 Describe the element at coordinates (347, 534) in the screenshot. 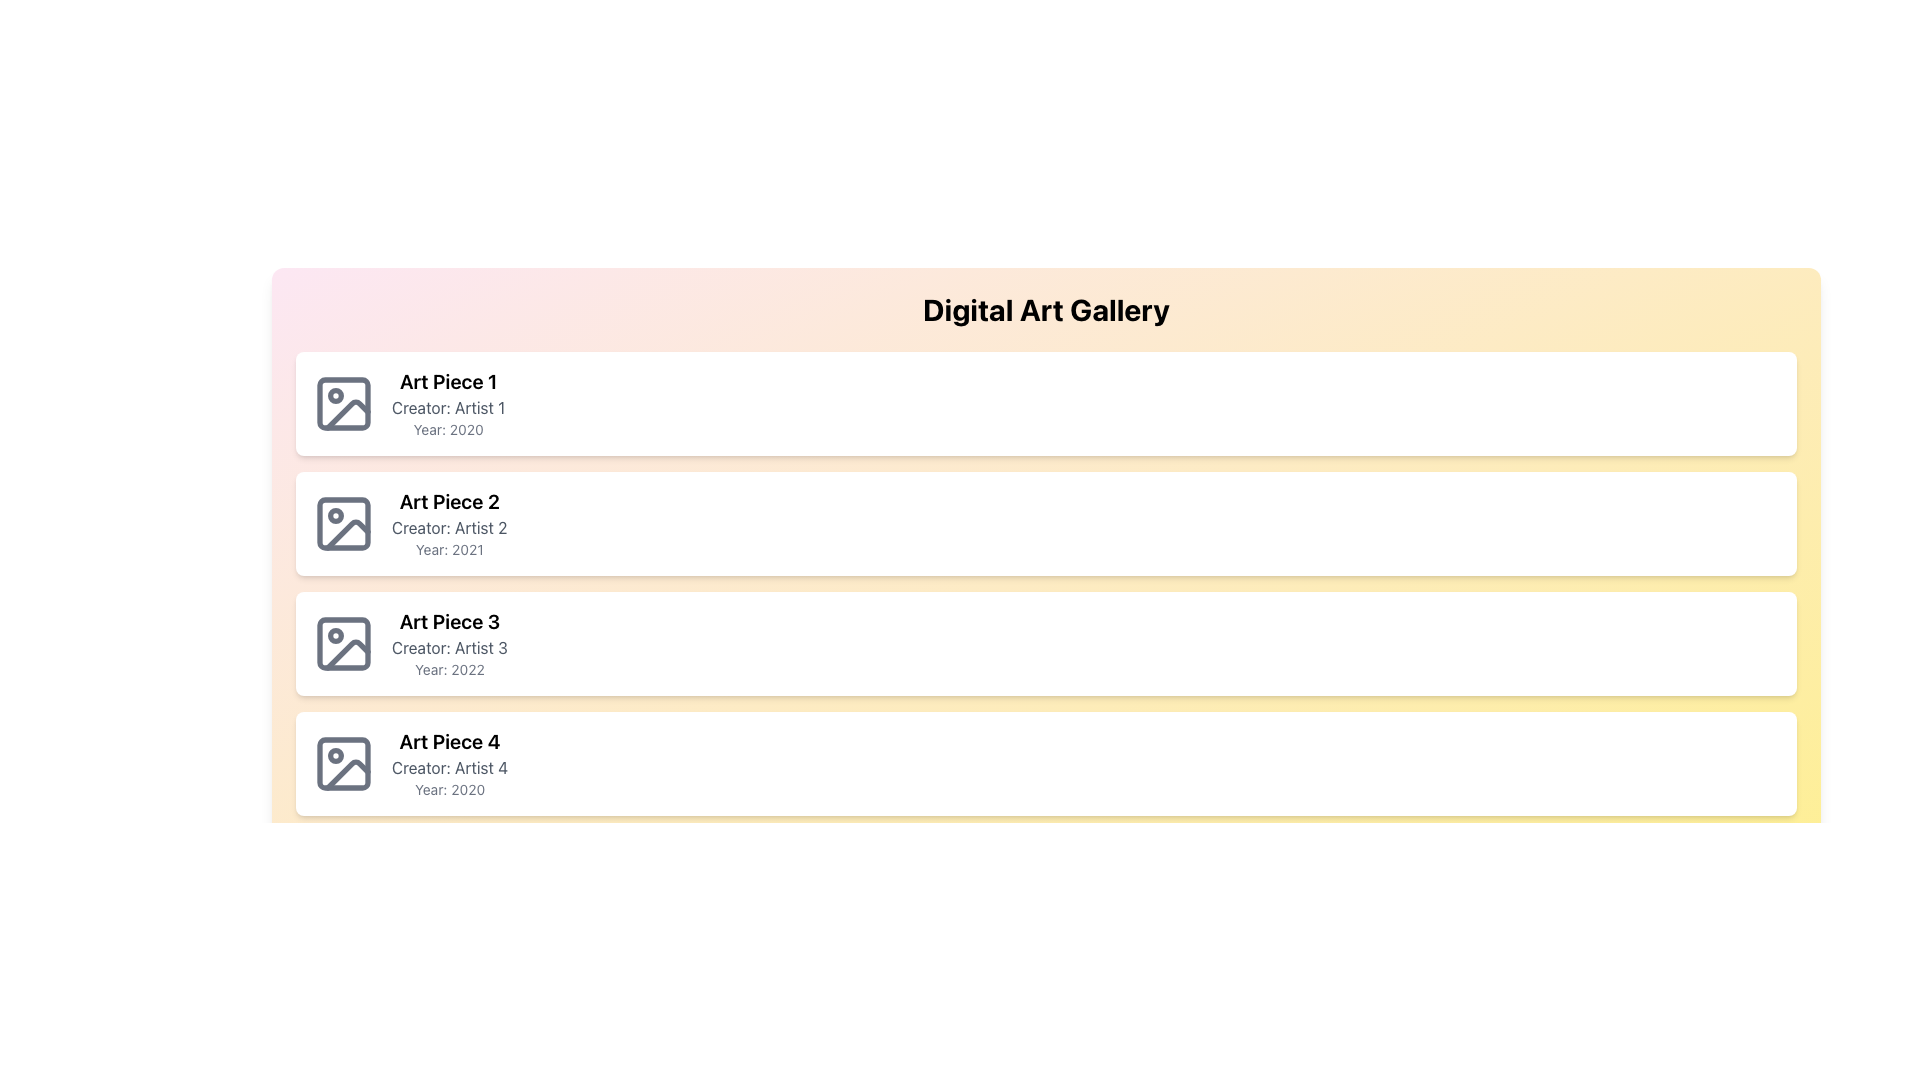

I see `the decorative element within the SVG graphic that is part of the icon representing an image placeholder in the second row's icon of the gallery interface, specifically the square icon on the left side of the 'Art Piece 2' section` at that location.